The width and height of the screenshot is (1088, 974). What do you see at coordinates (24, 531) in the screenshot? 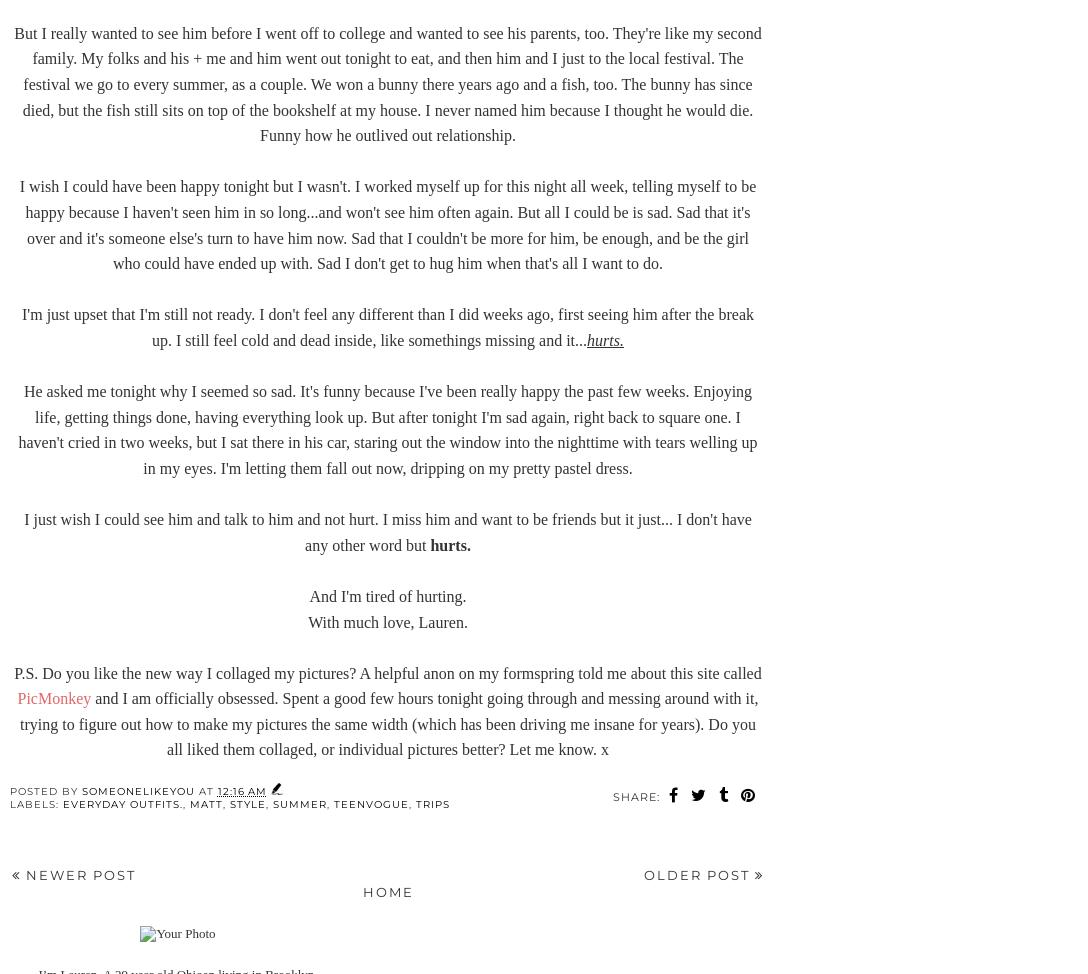
I see `'I just wish I could see him and talk to him and not hurt. I miss him and want to be friends but it just... I don't have any other word but'` at bounding box center [24, 531].